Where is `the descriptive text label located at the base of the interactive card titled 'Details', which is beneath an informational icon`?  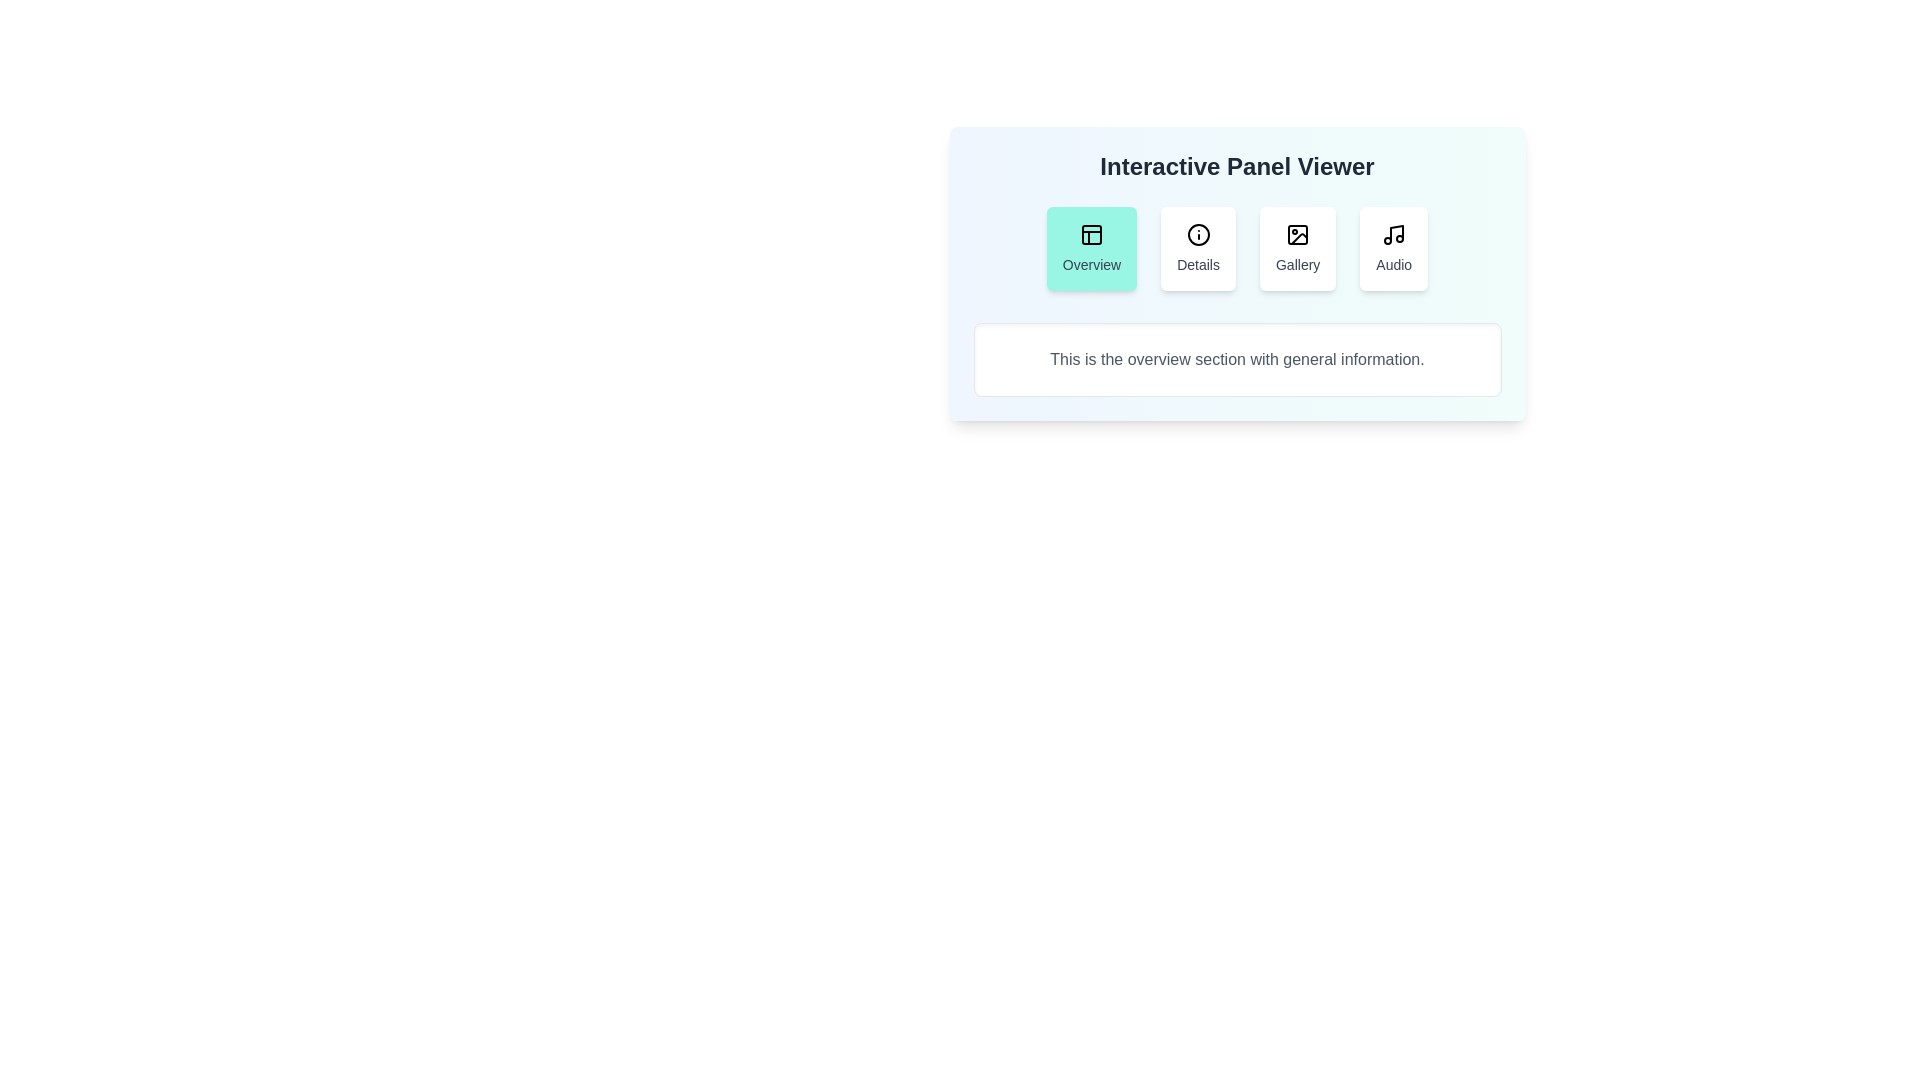 the descriptive text label located at the base of the interactive card titled 'Details', which is beneath an informational icon is located at coordinates (1198, 264).